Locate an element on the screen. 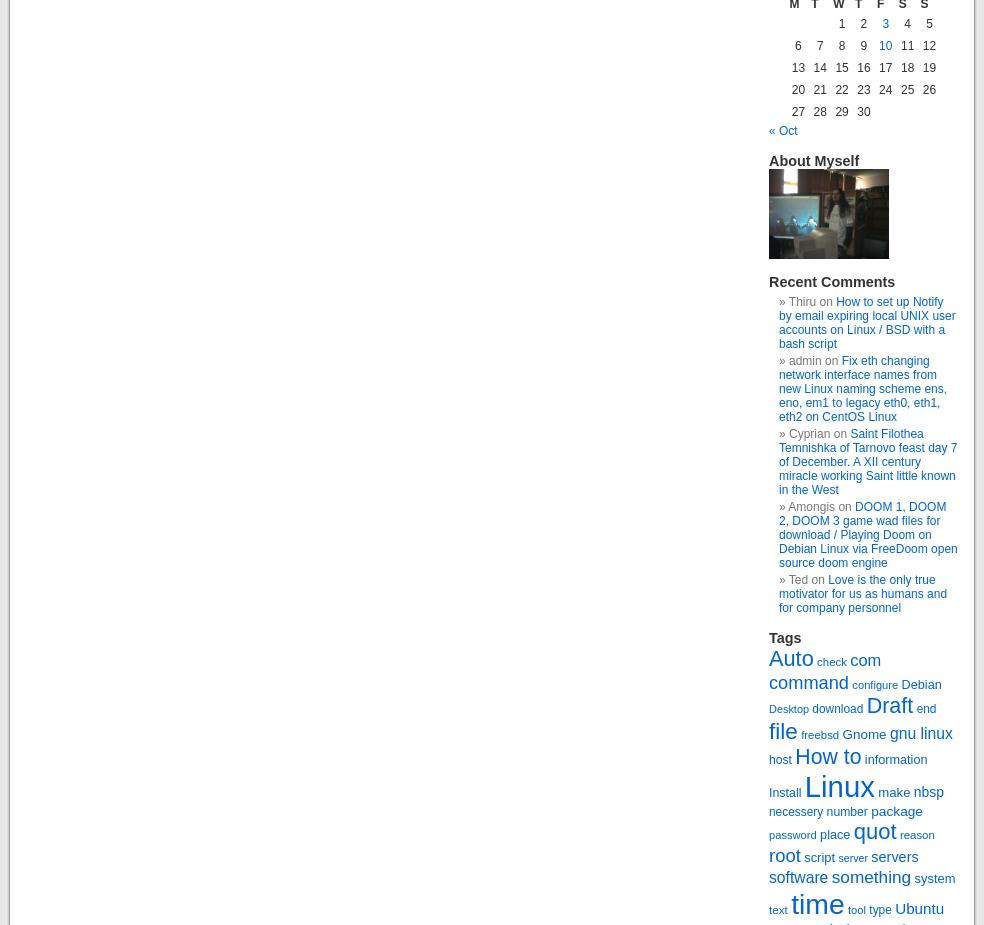 This screenshot has width=984, height=925. '12' is located at coordinates (928, 44).